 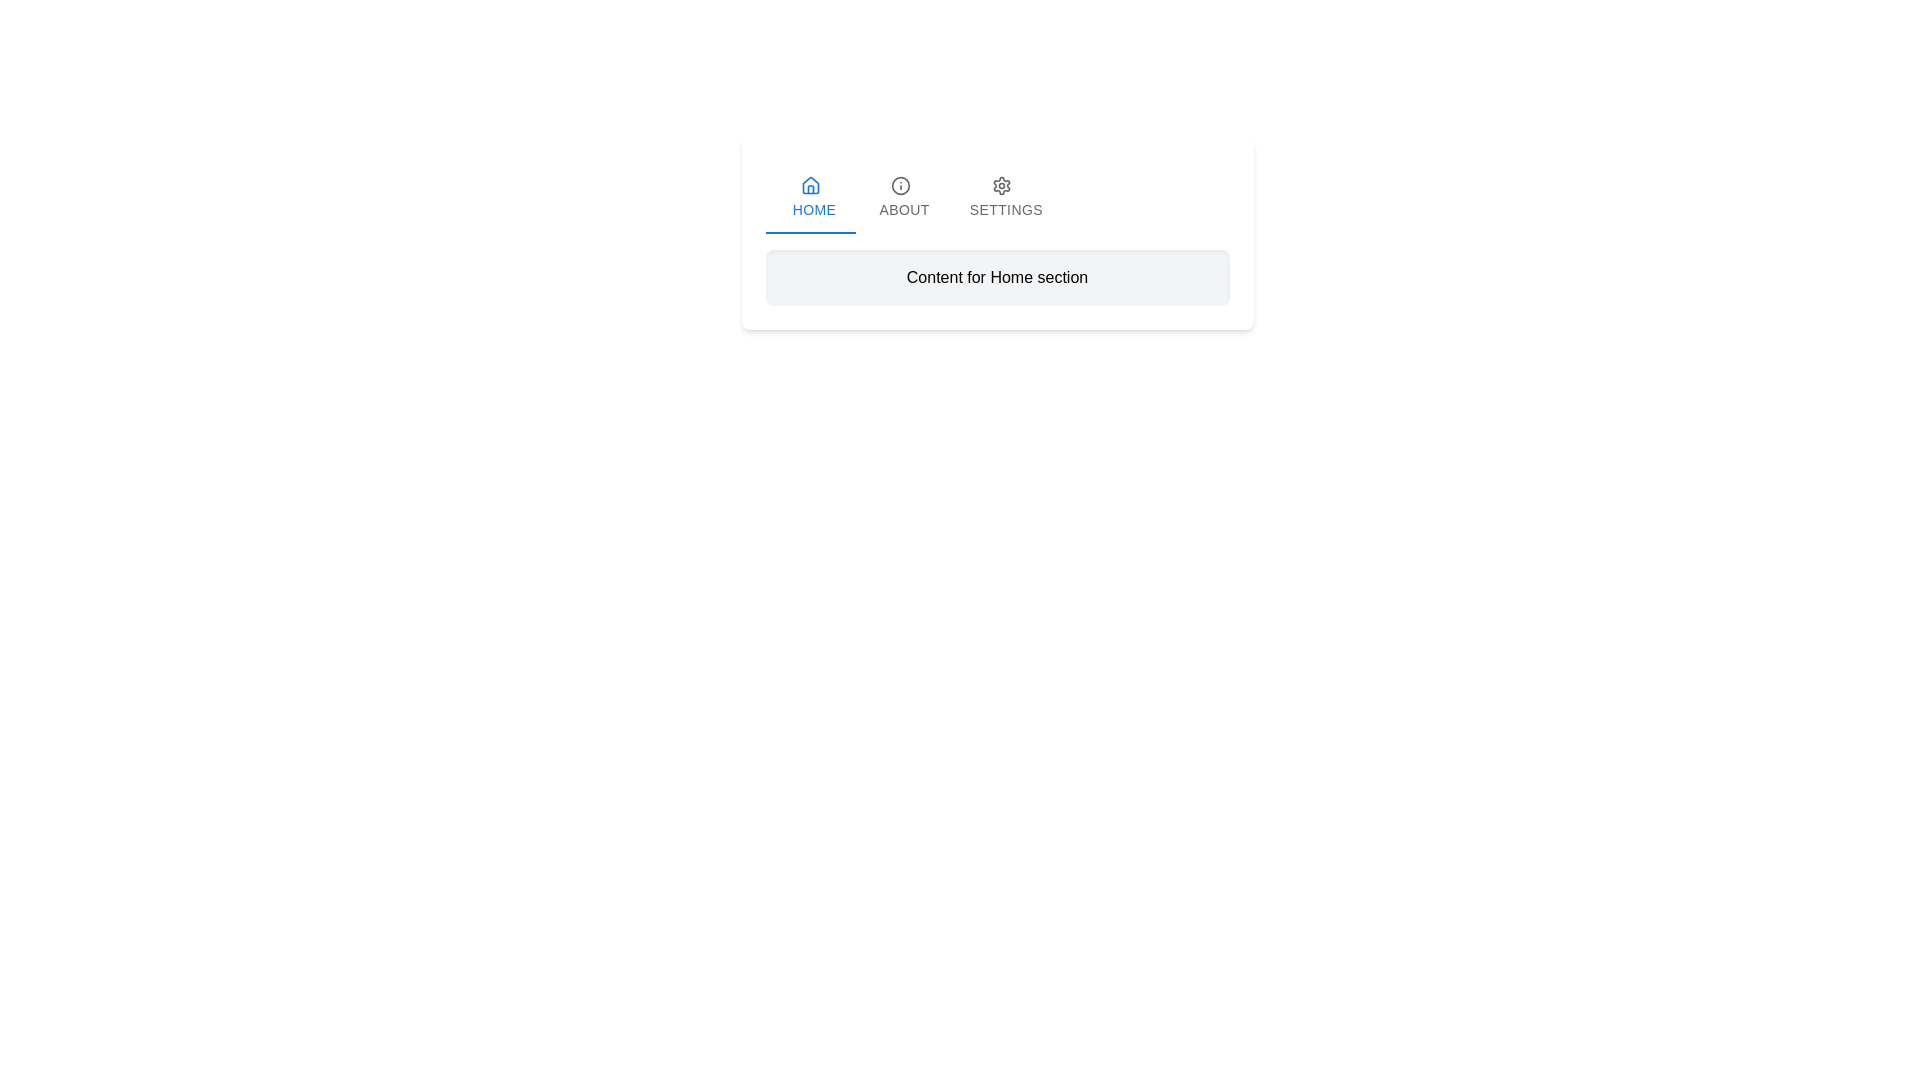 I want to click on the 'Settings' tab in the navigation bar, so click(x=1002, y=197).